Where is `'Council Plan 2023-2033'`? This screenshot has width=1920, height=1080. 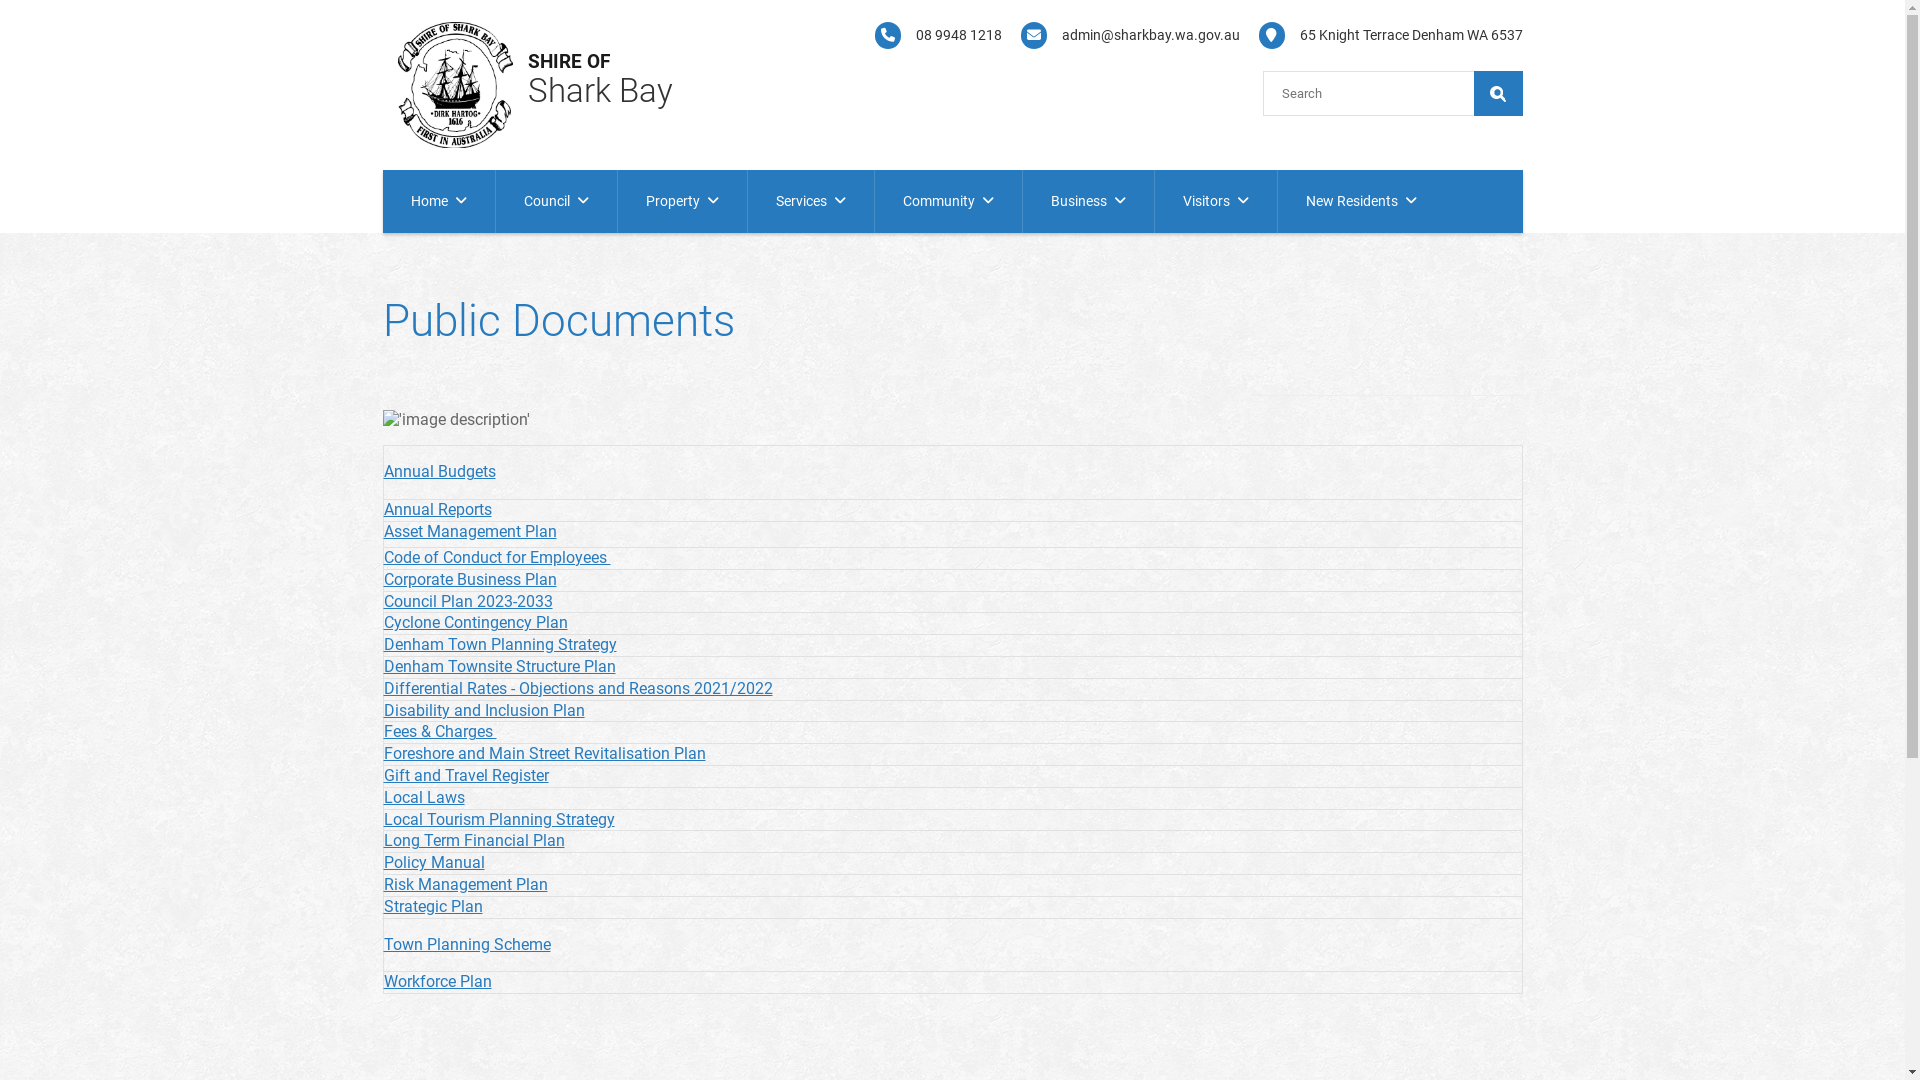
'Council Plan 2023-2033' is located at coordinates (467, 600).